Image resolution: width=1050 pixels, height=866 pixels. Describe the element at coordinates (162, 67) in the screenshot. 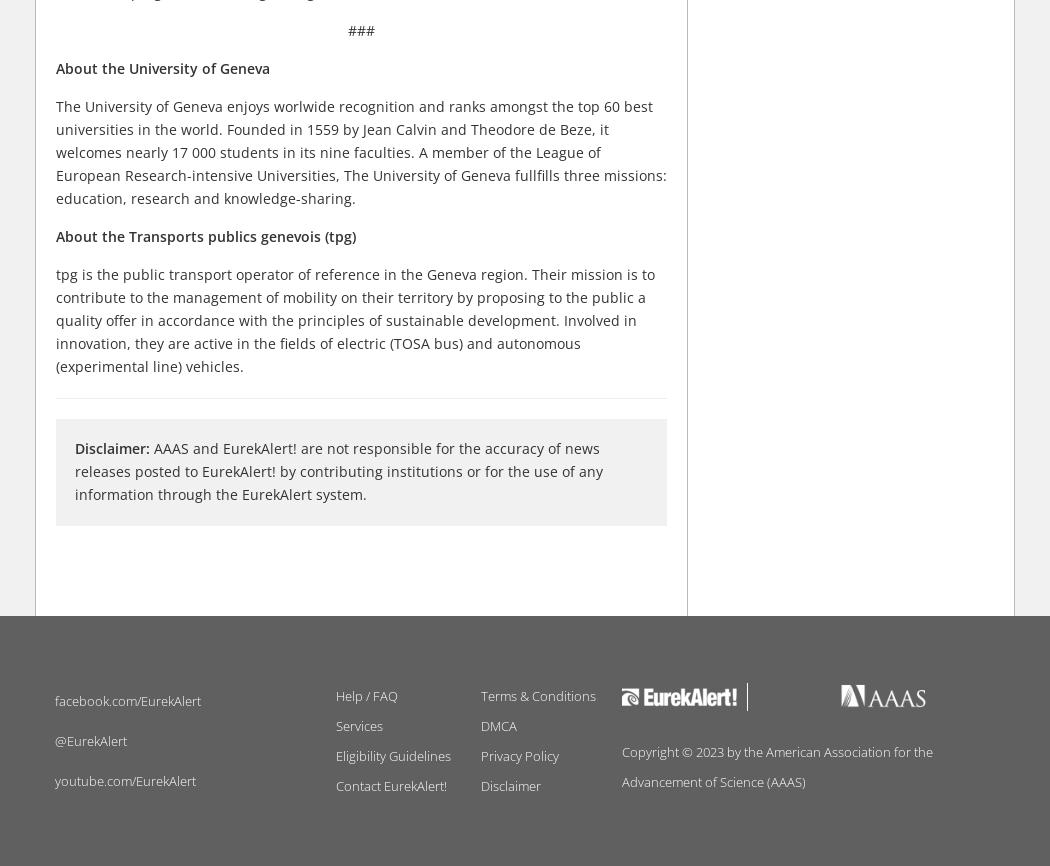

I see `'About the University of Geneva'` at that location.